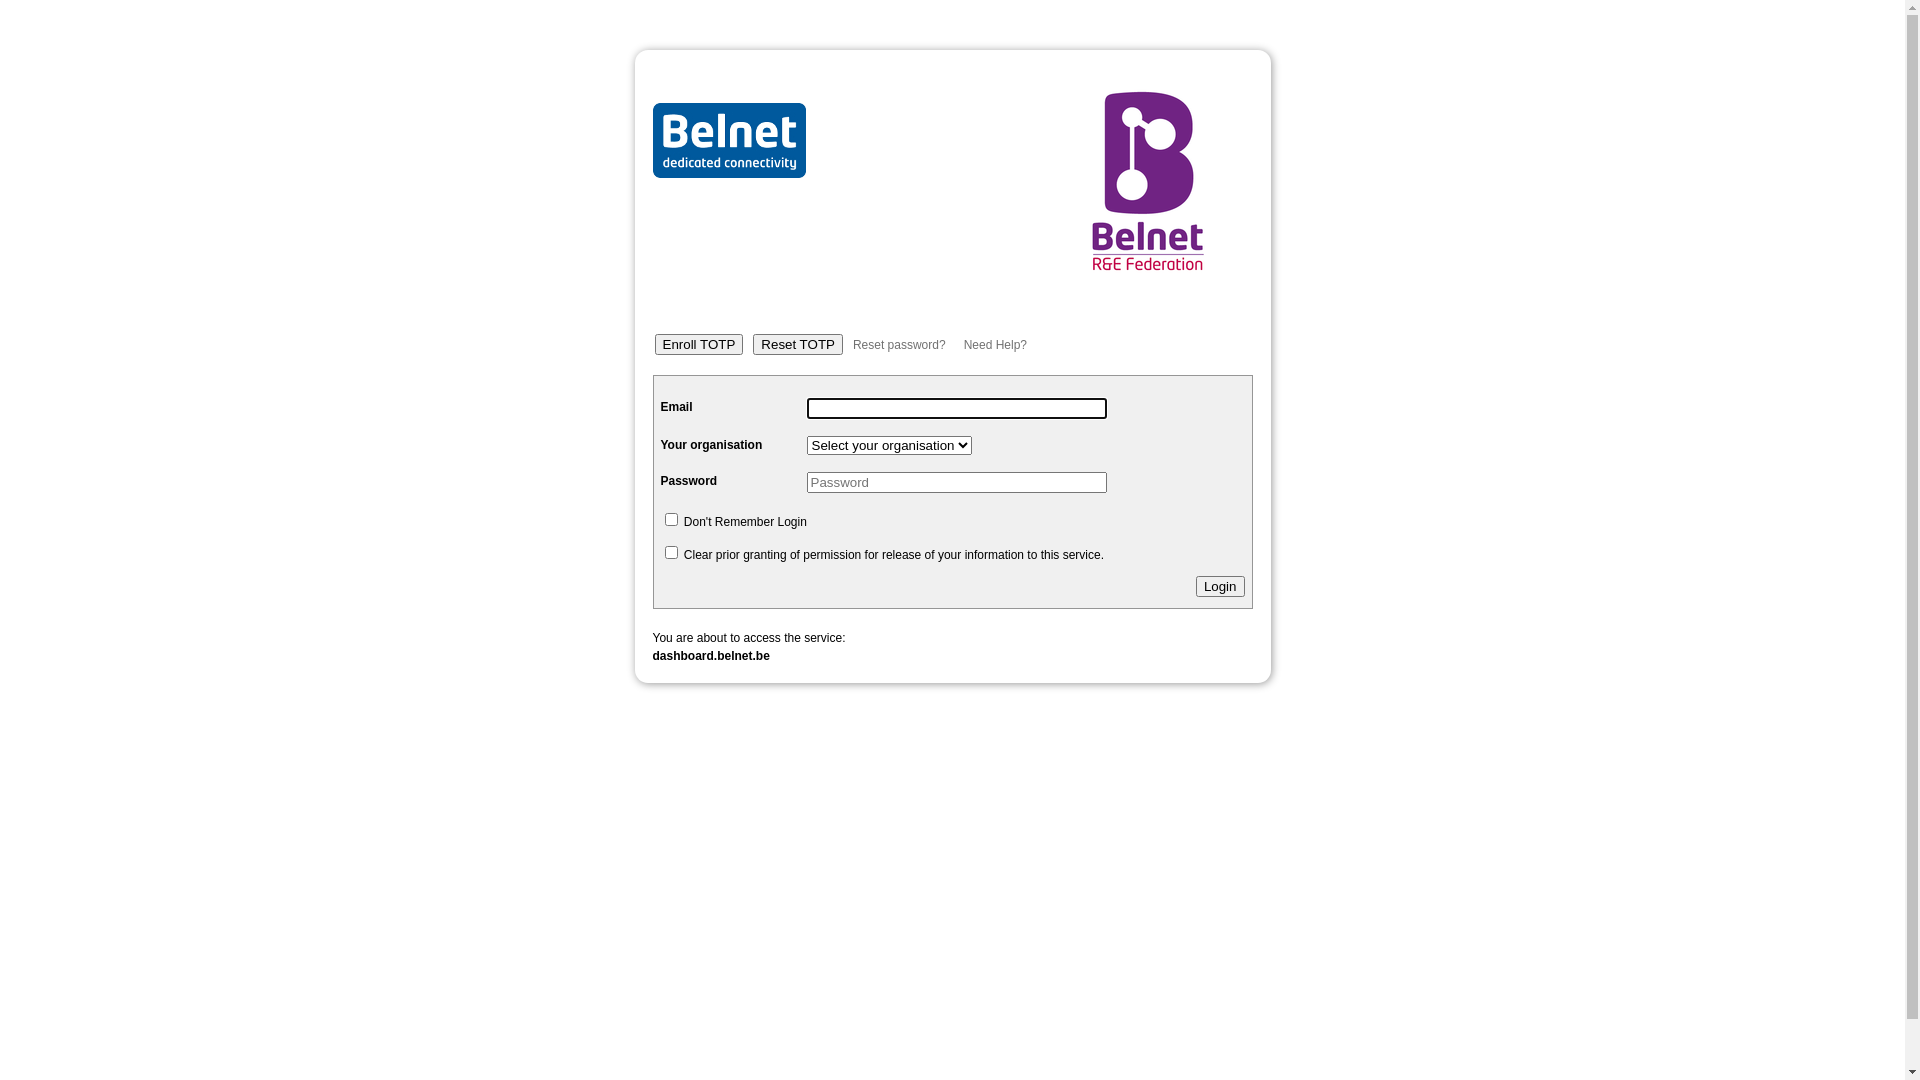 The width and height of the screenshot is (1920, 1080). I want to click on 'Reset TOTP', so click(796, 343).